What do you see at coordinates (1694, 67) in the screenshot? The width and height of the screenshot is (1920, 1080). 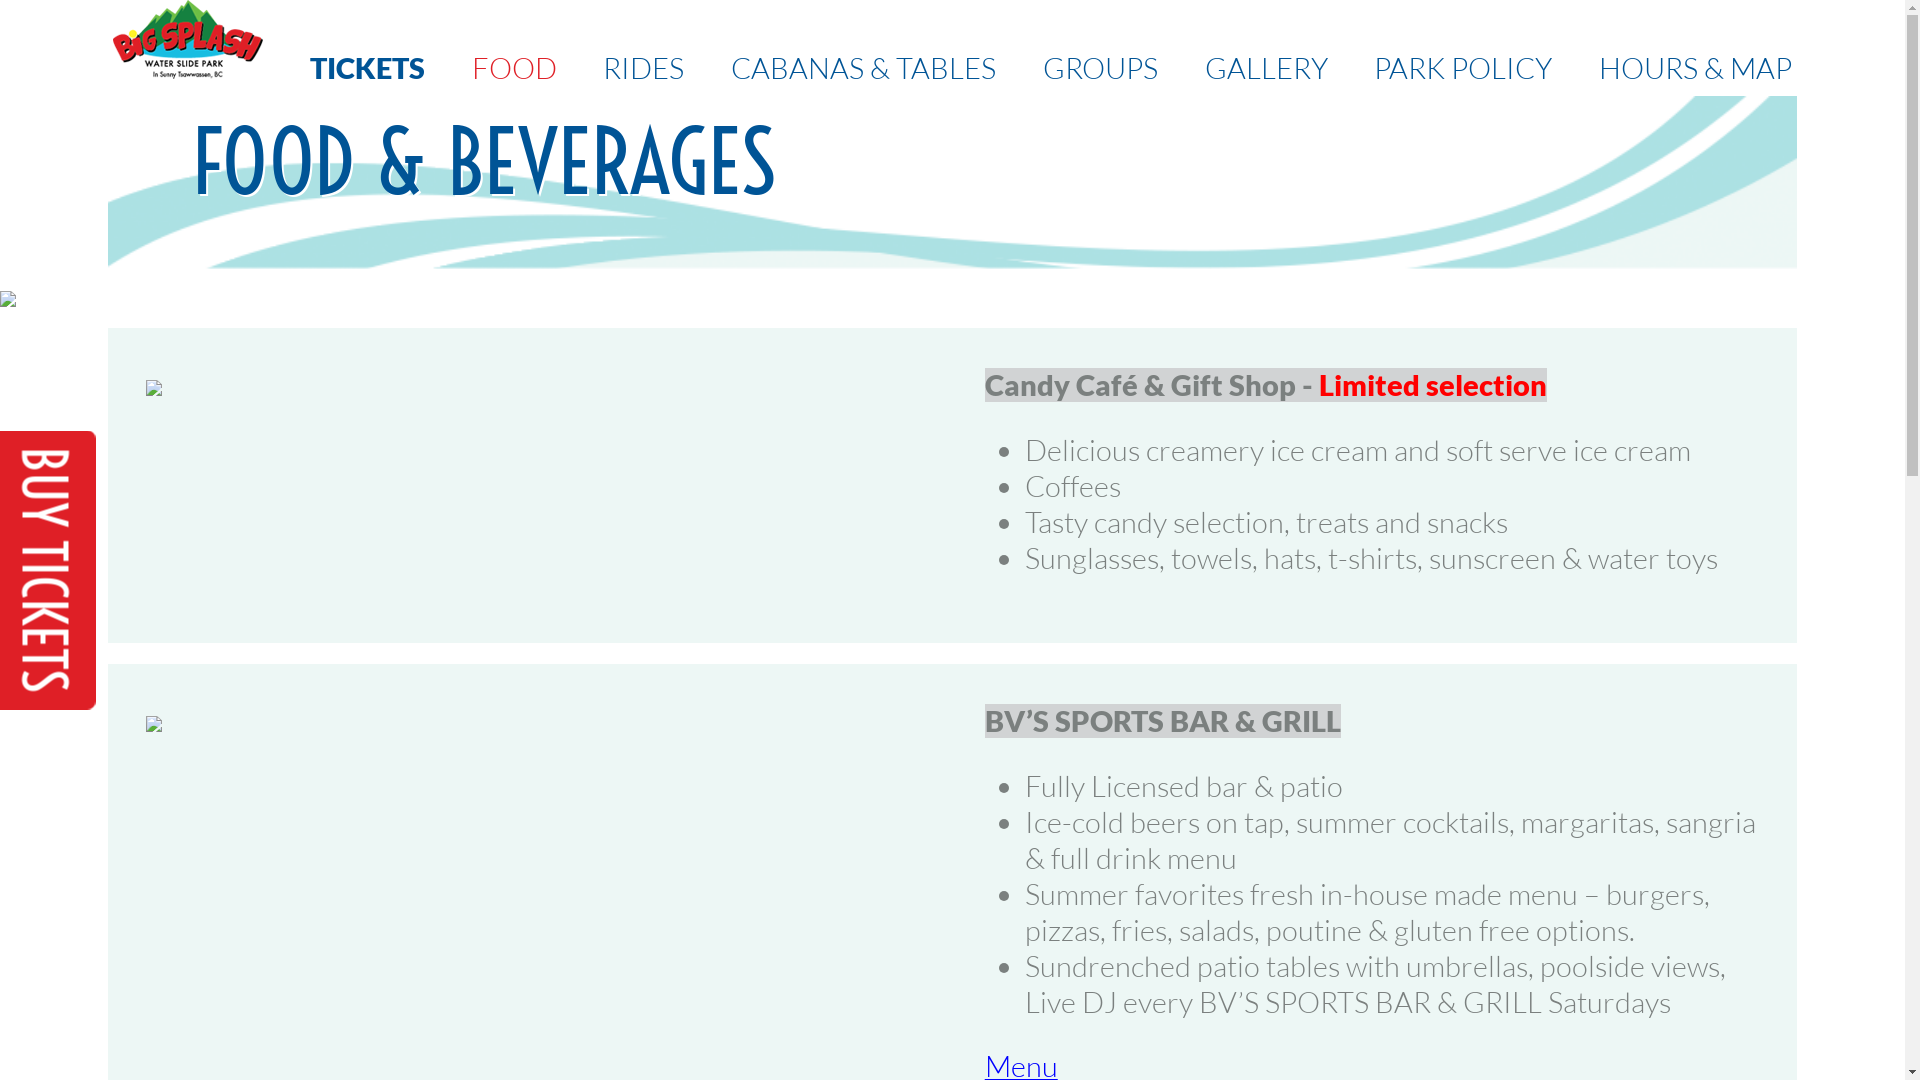 I see `'HOURS & MAP'` at bounding box center [1694, 67].